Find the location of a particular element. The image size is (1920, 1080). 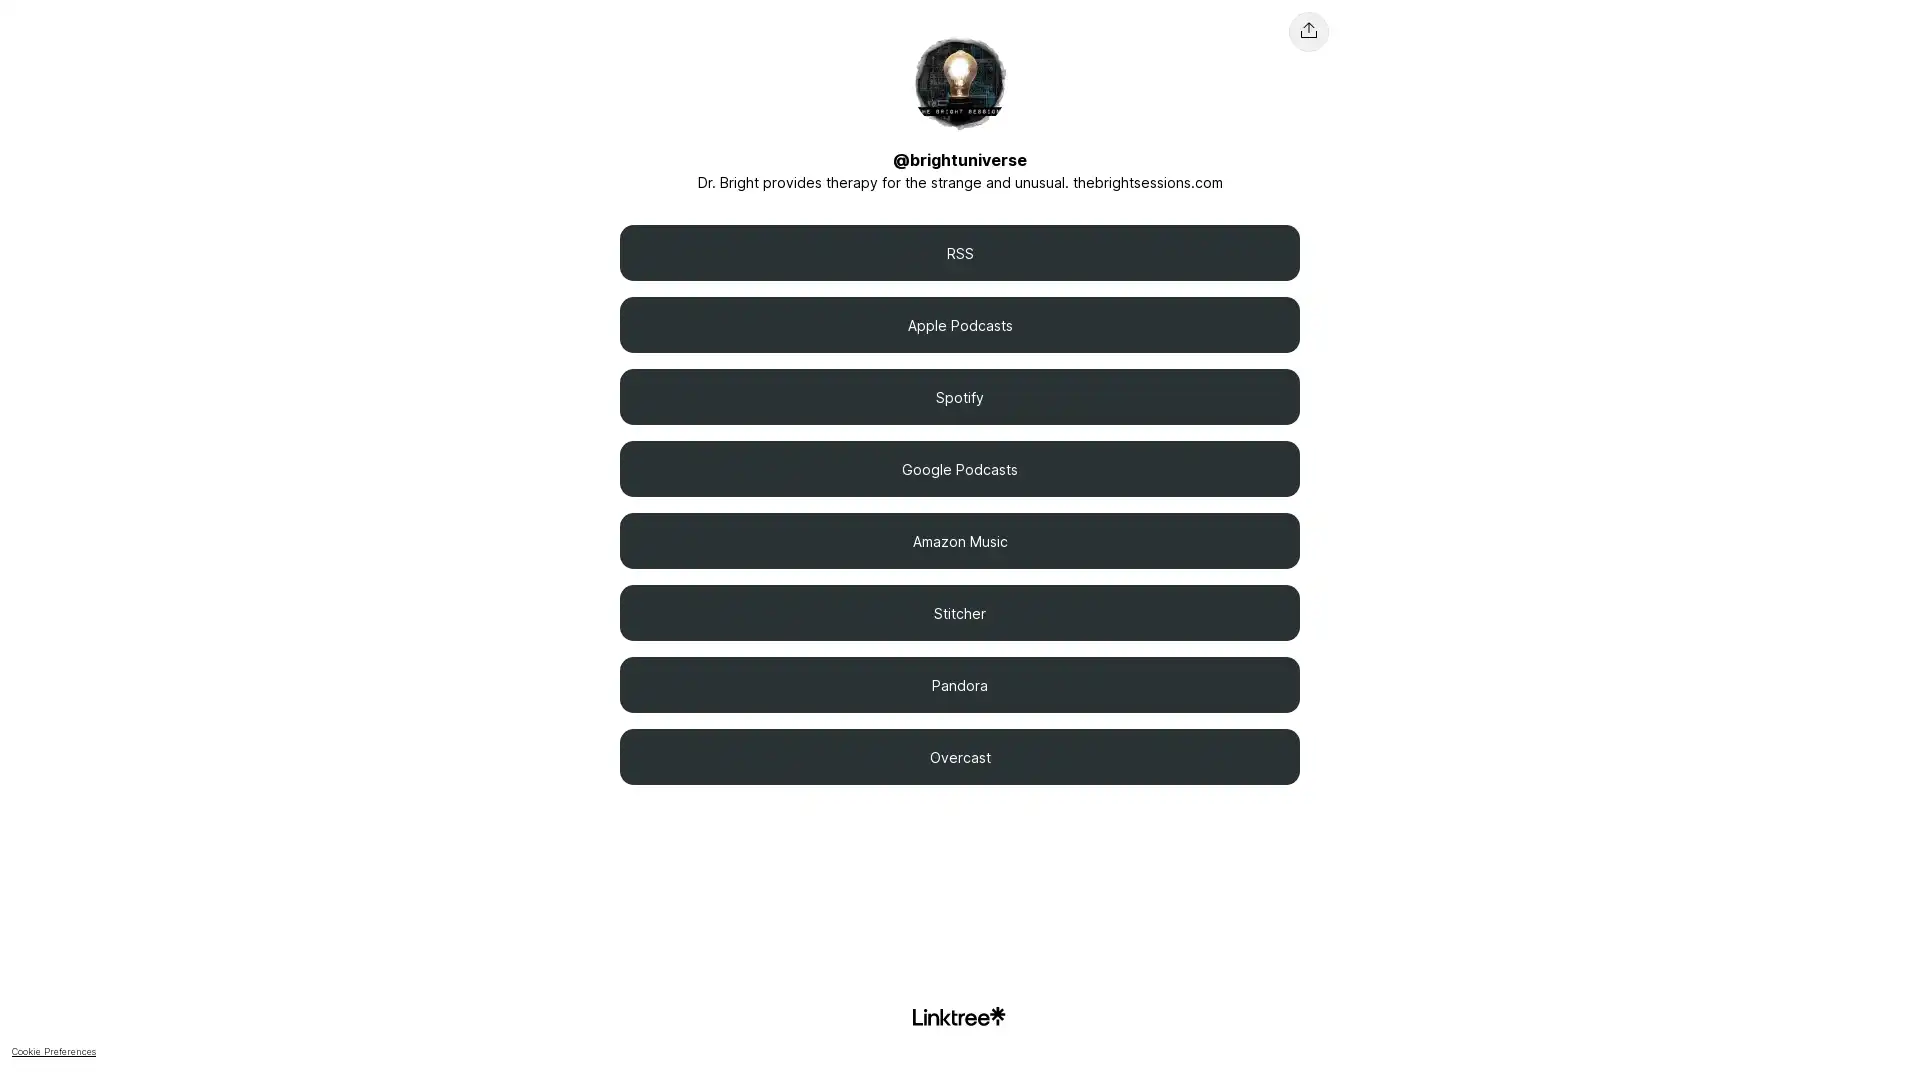

Cookie Preferences is located at coordinates (1470, 1034).